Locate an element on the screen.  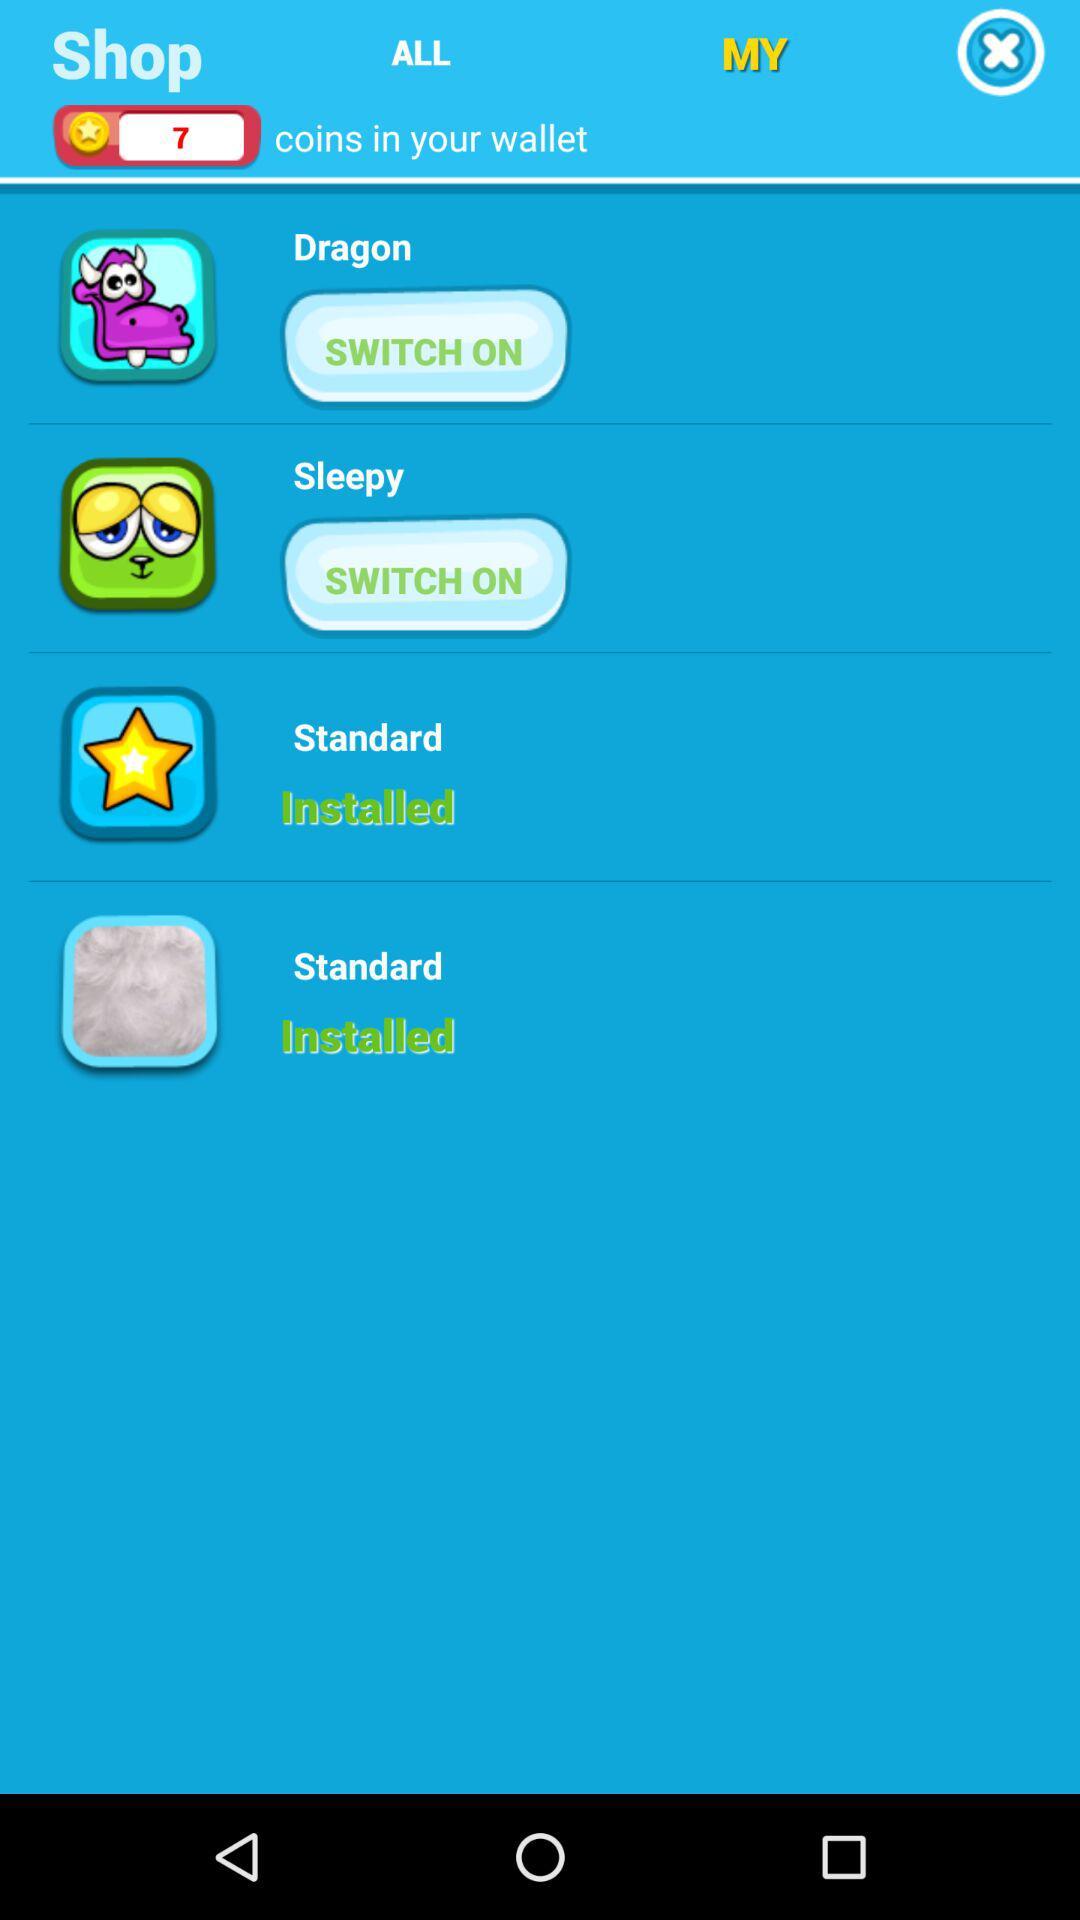
the item to the right of the my icon is located at coordinates (1000, 52).